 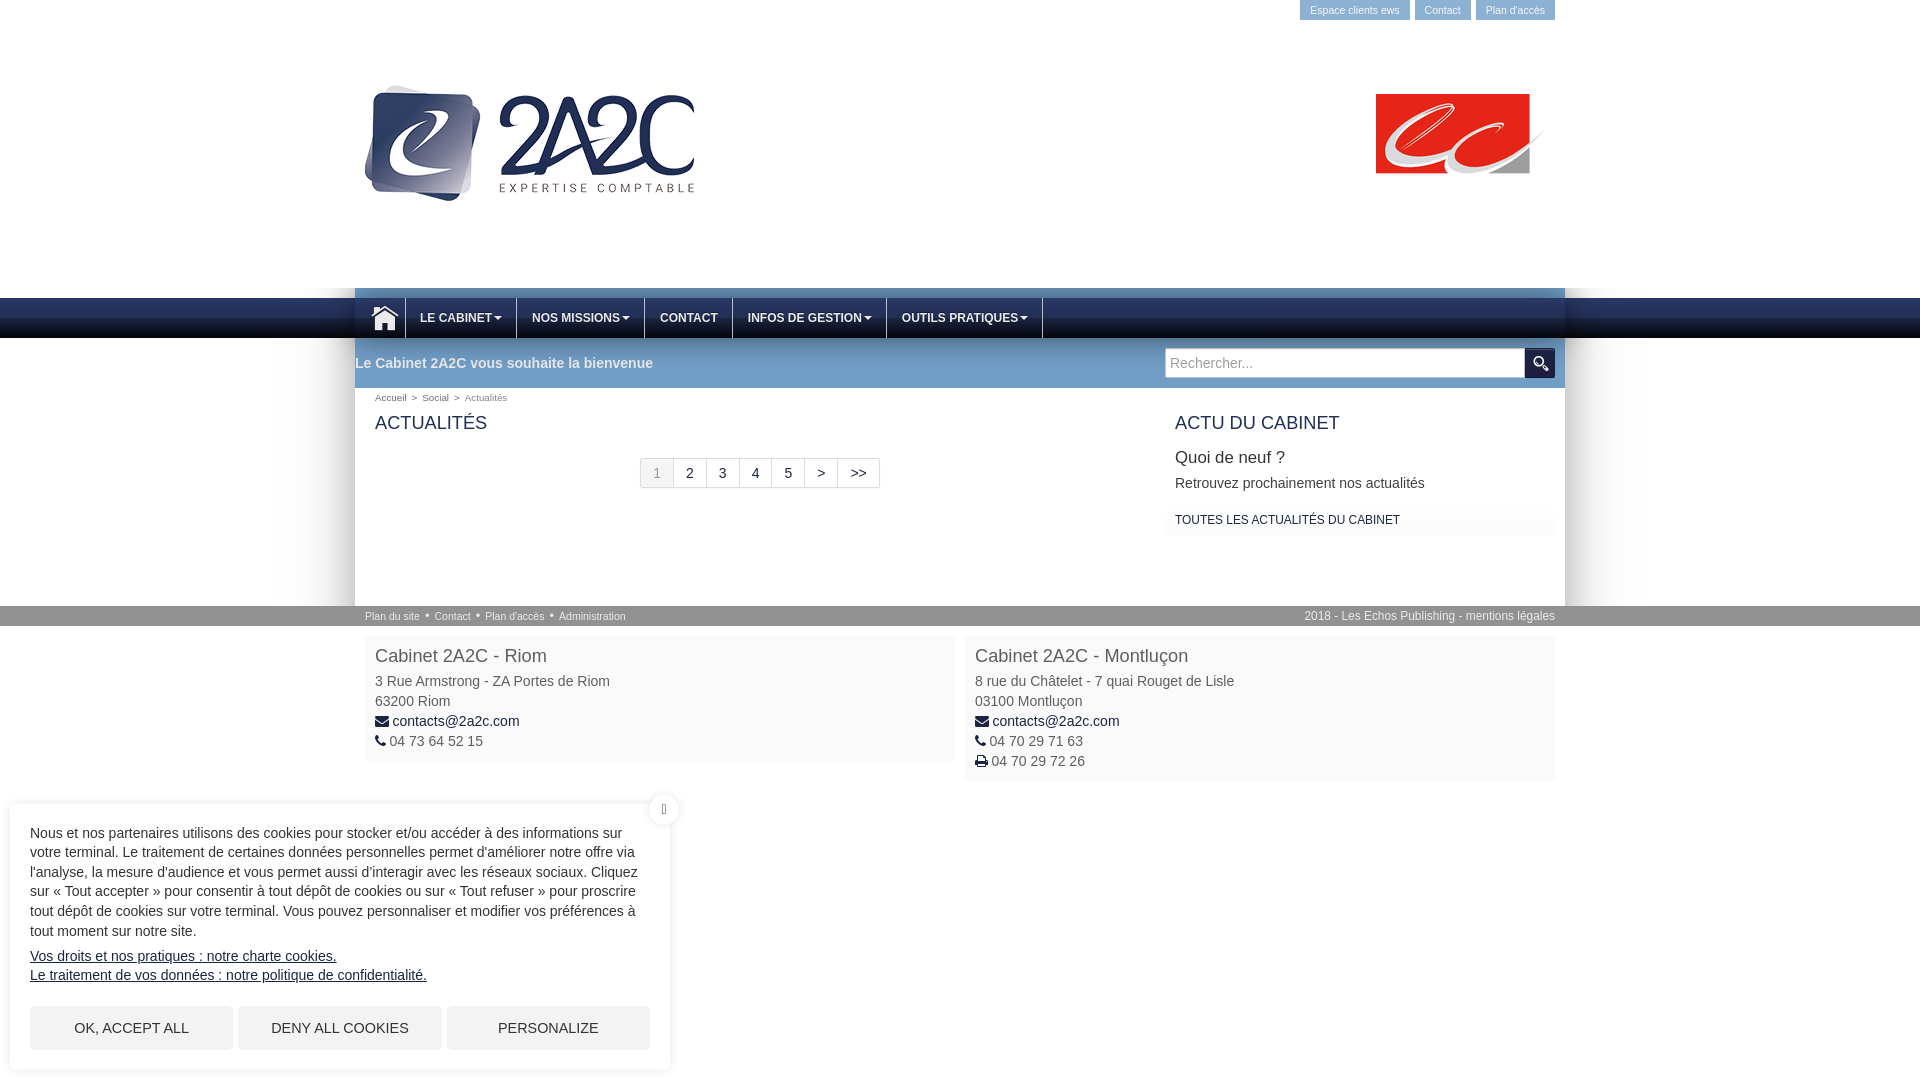 I want to click on 'OUTILS PRATIQUES', so click(x=964, y=316).